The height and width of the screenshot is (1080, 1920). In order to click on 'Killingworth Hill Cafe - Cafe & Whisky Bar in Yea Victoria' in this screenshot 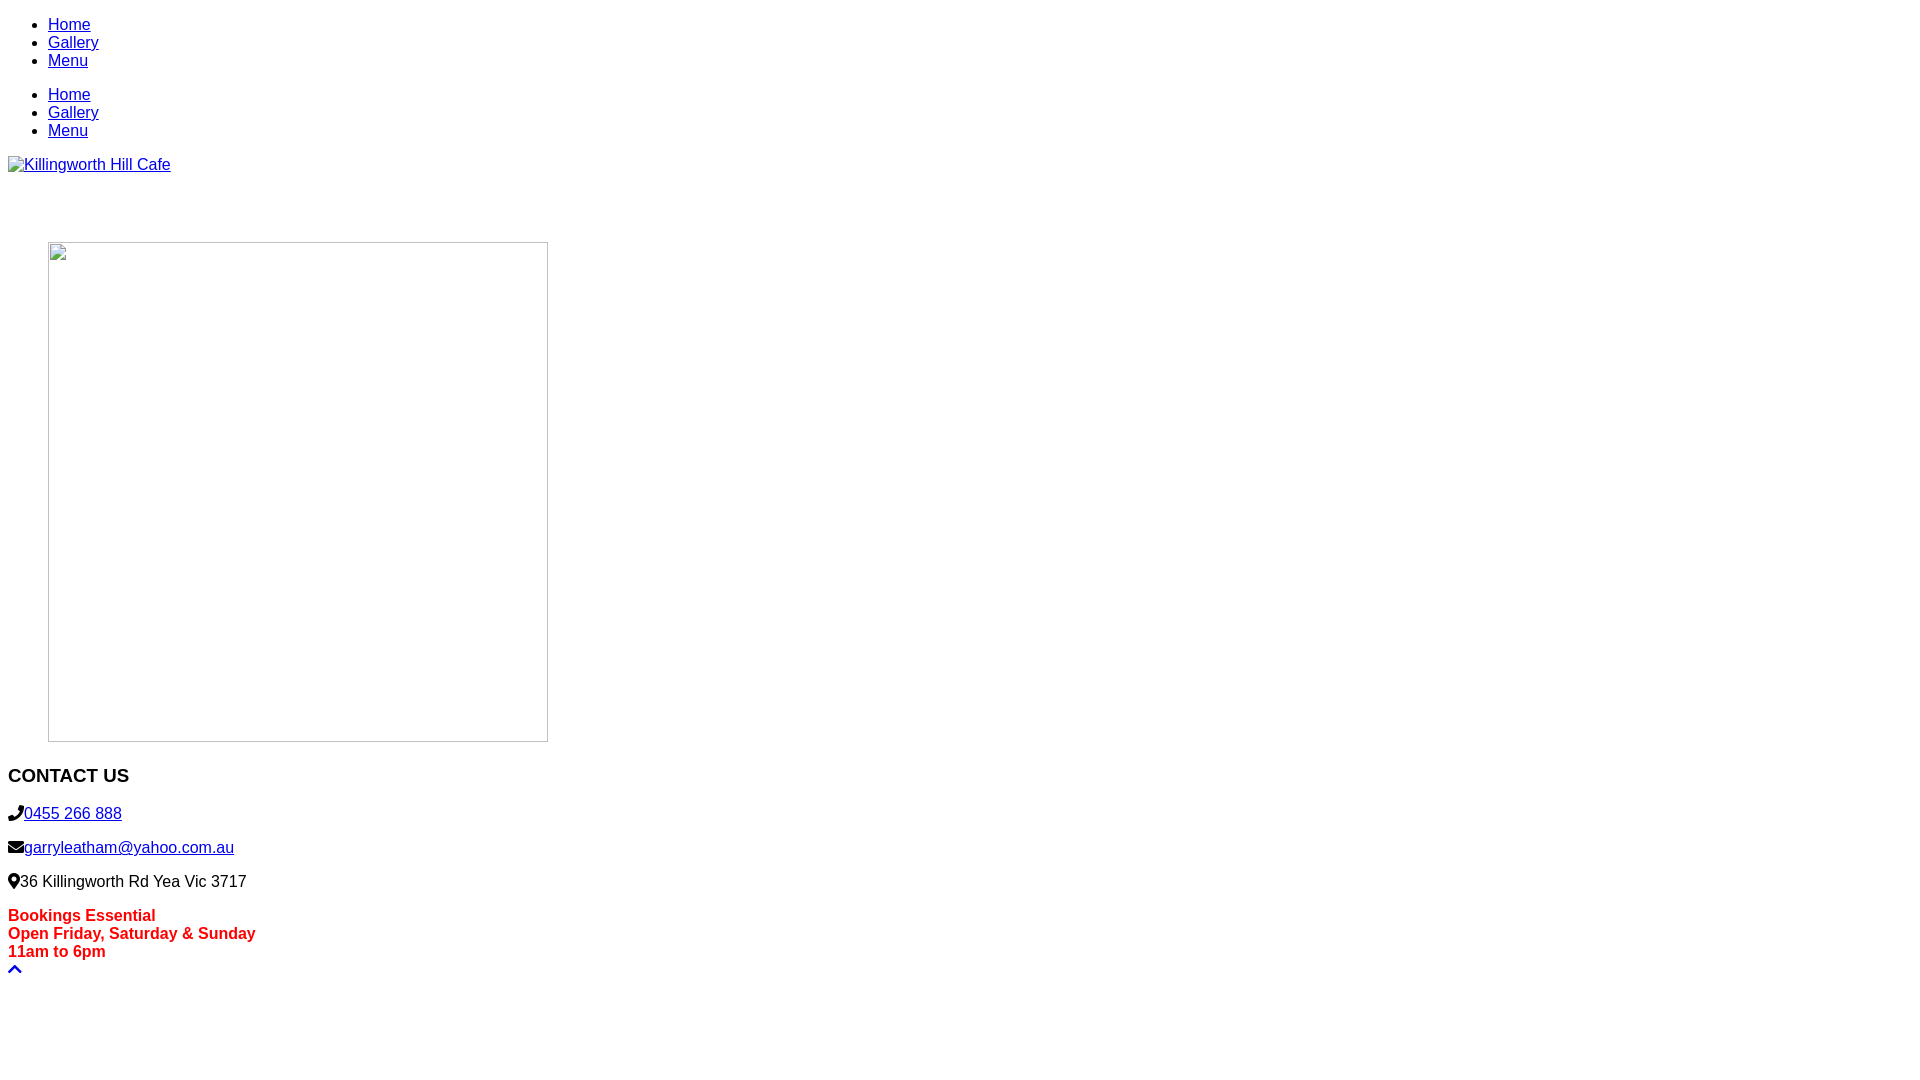, I will do `click(88, 163)`.